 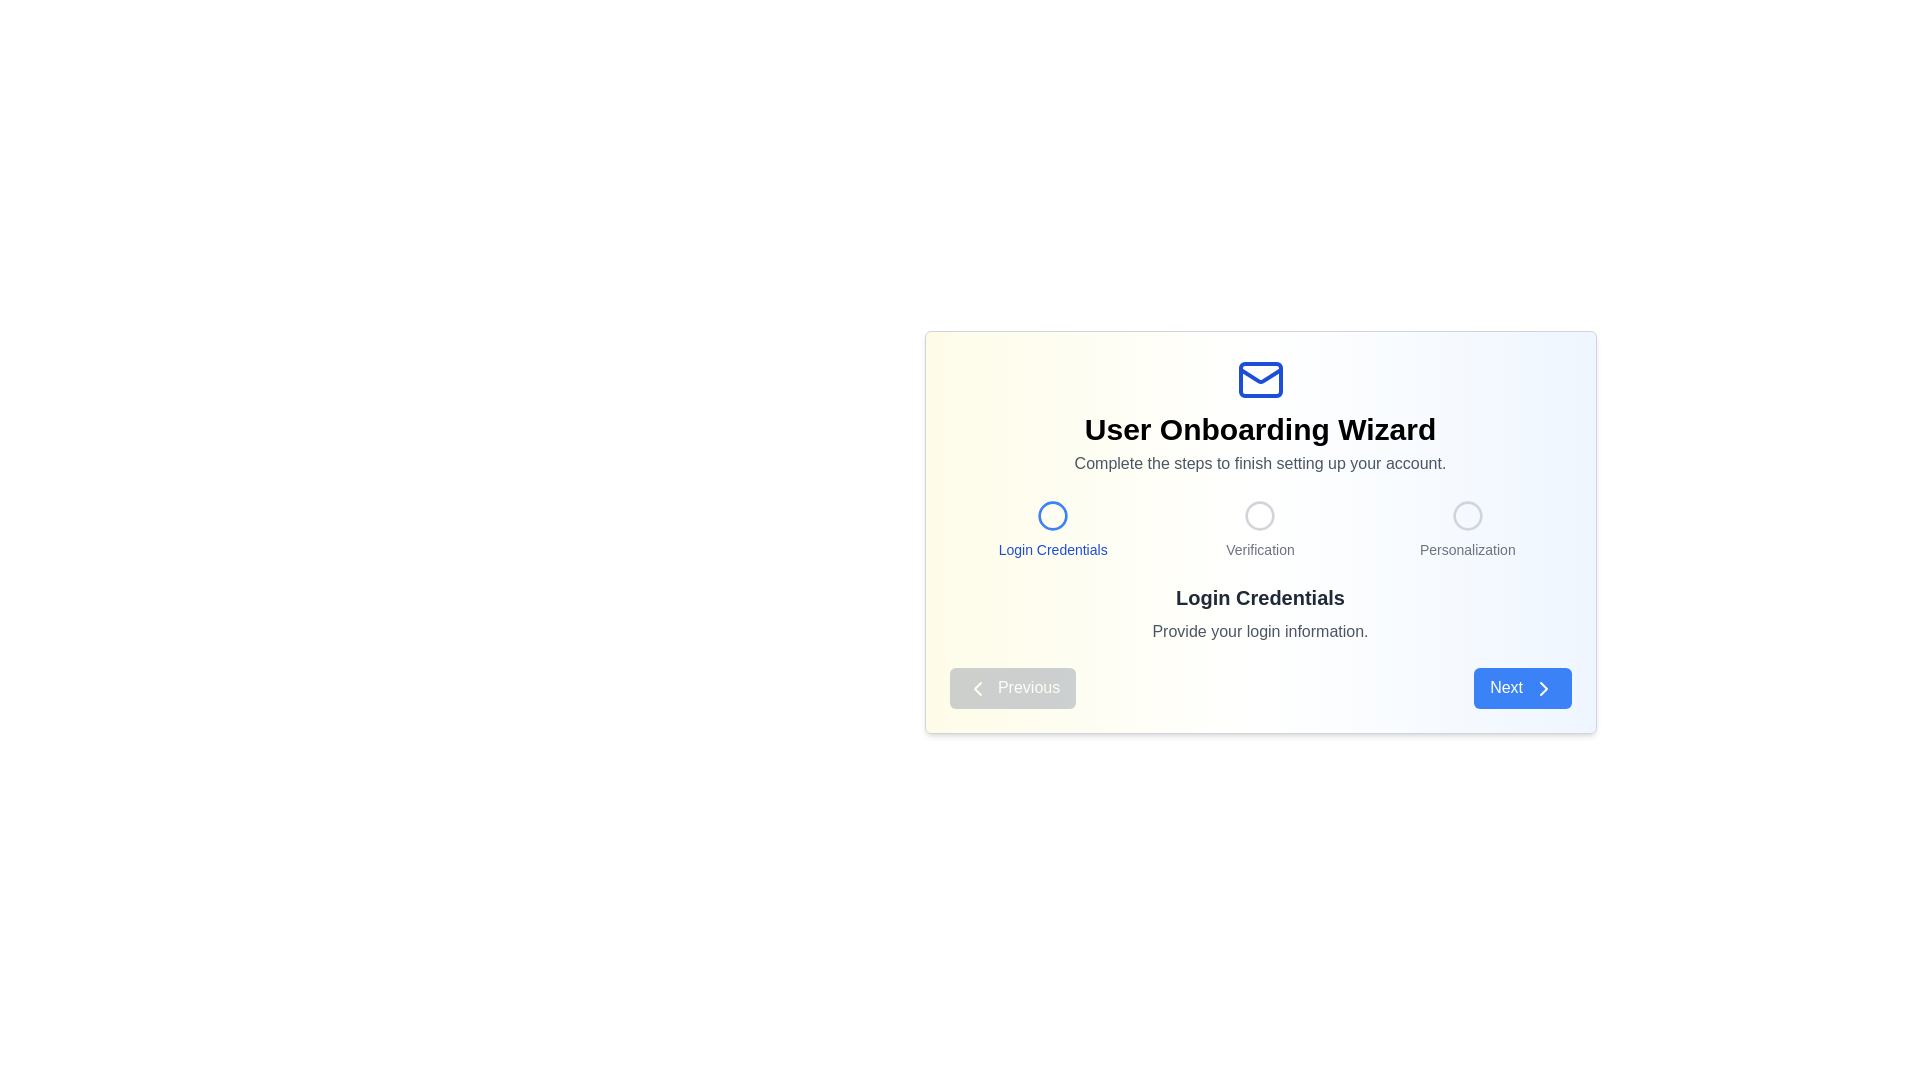 I want to click on the Information panel titled 'User Onboarding Wizard' which contains a header and subtitle, positioned centrally above the step indicators, so click(x=1259, y=415).